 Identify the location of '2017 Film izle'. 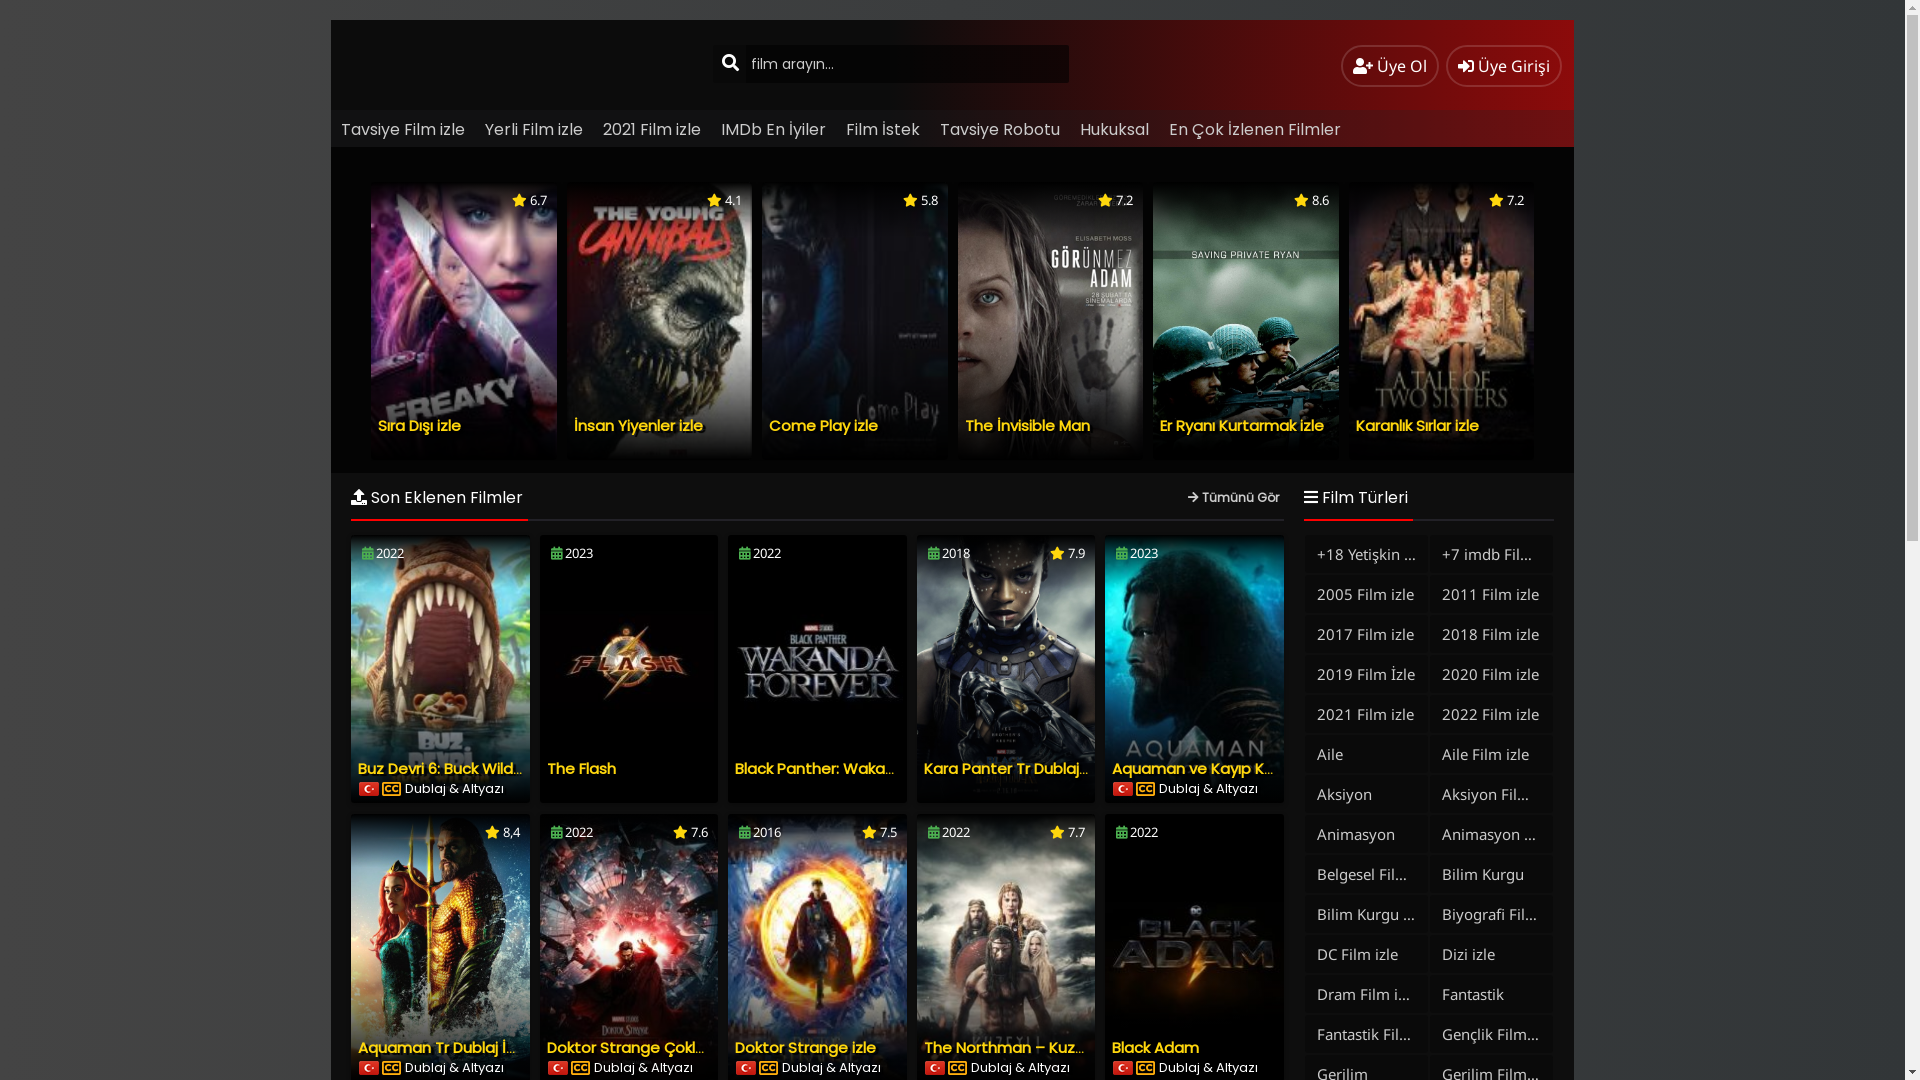
(1365, 633).